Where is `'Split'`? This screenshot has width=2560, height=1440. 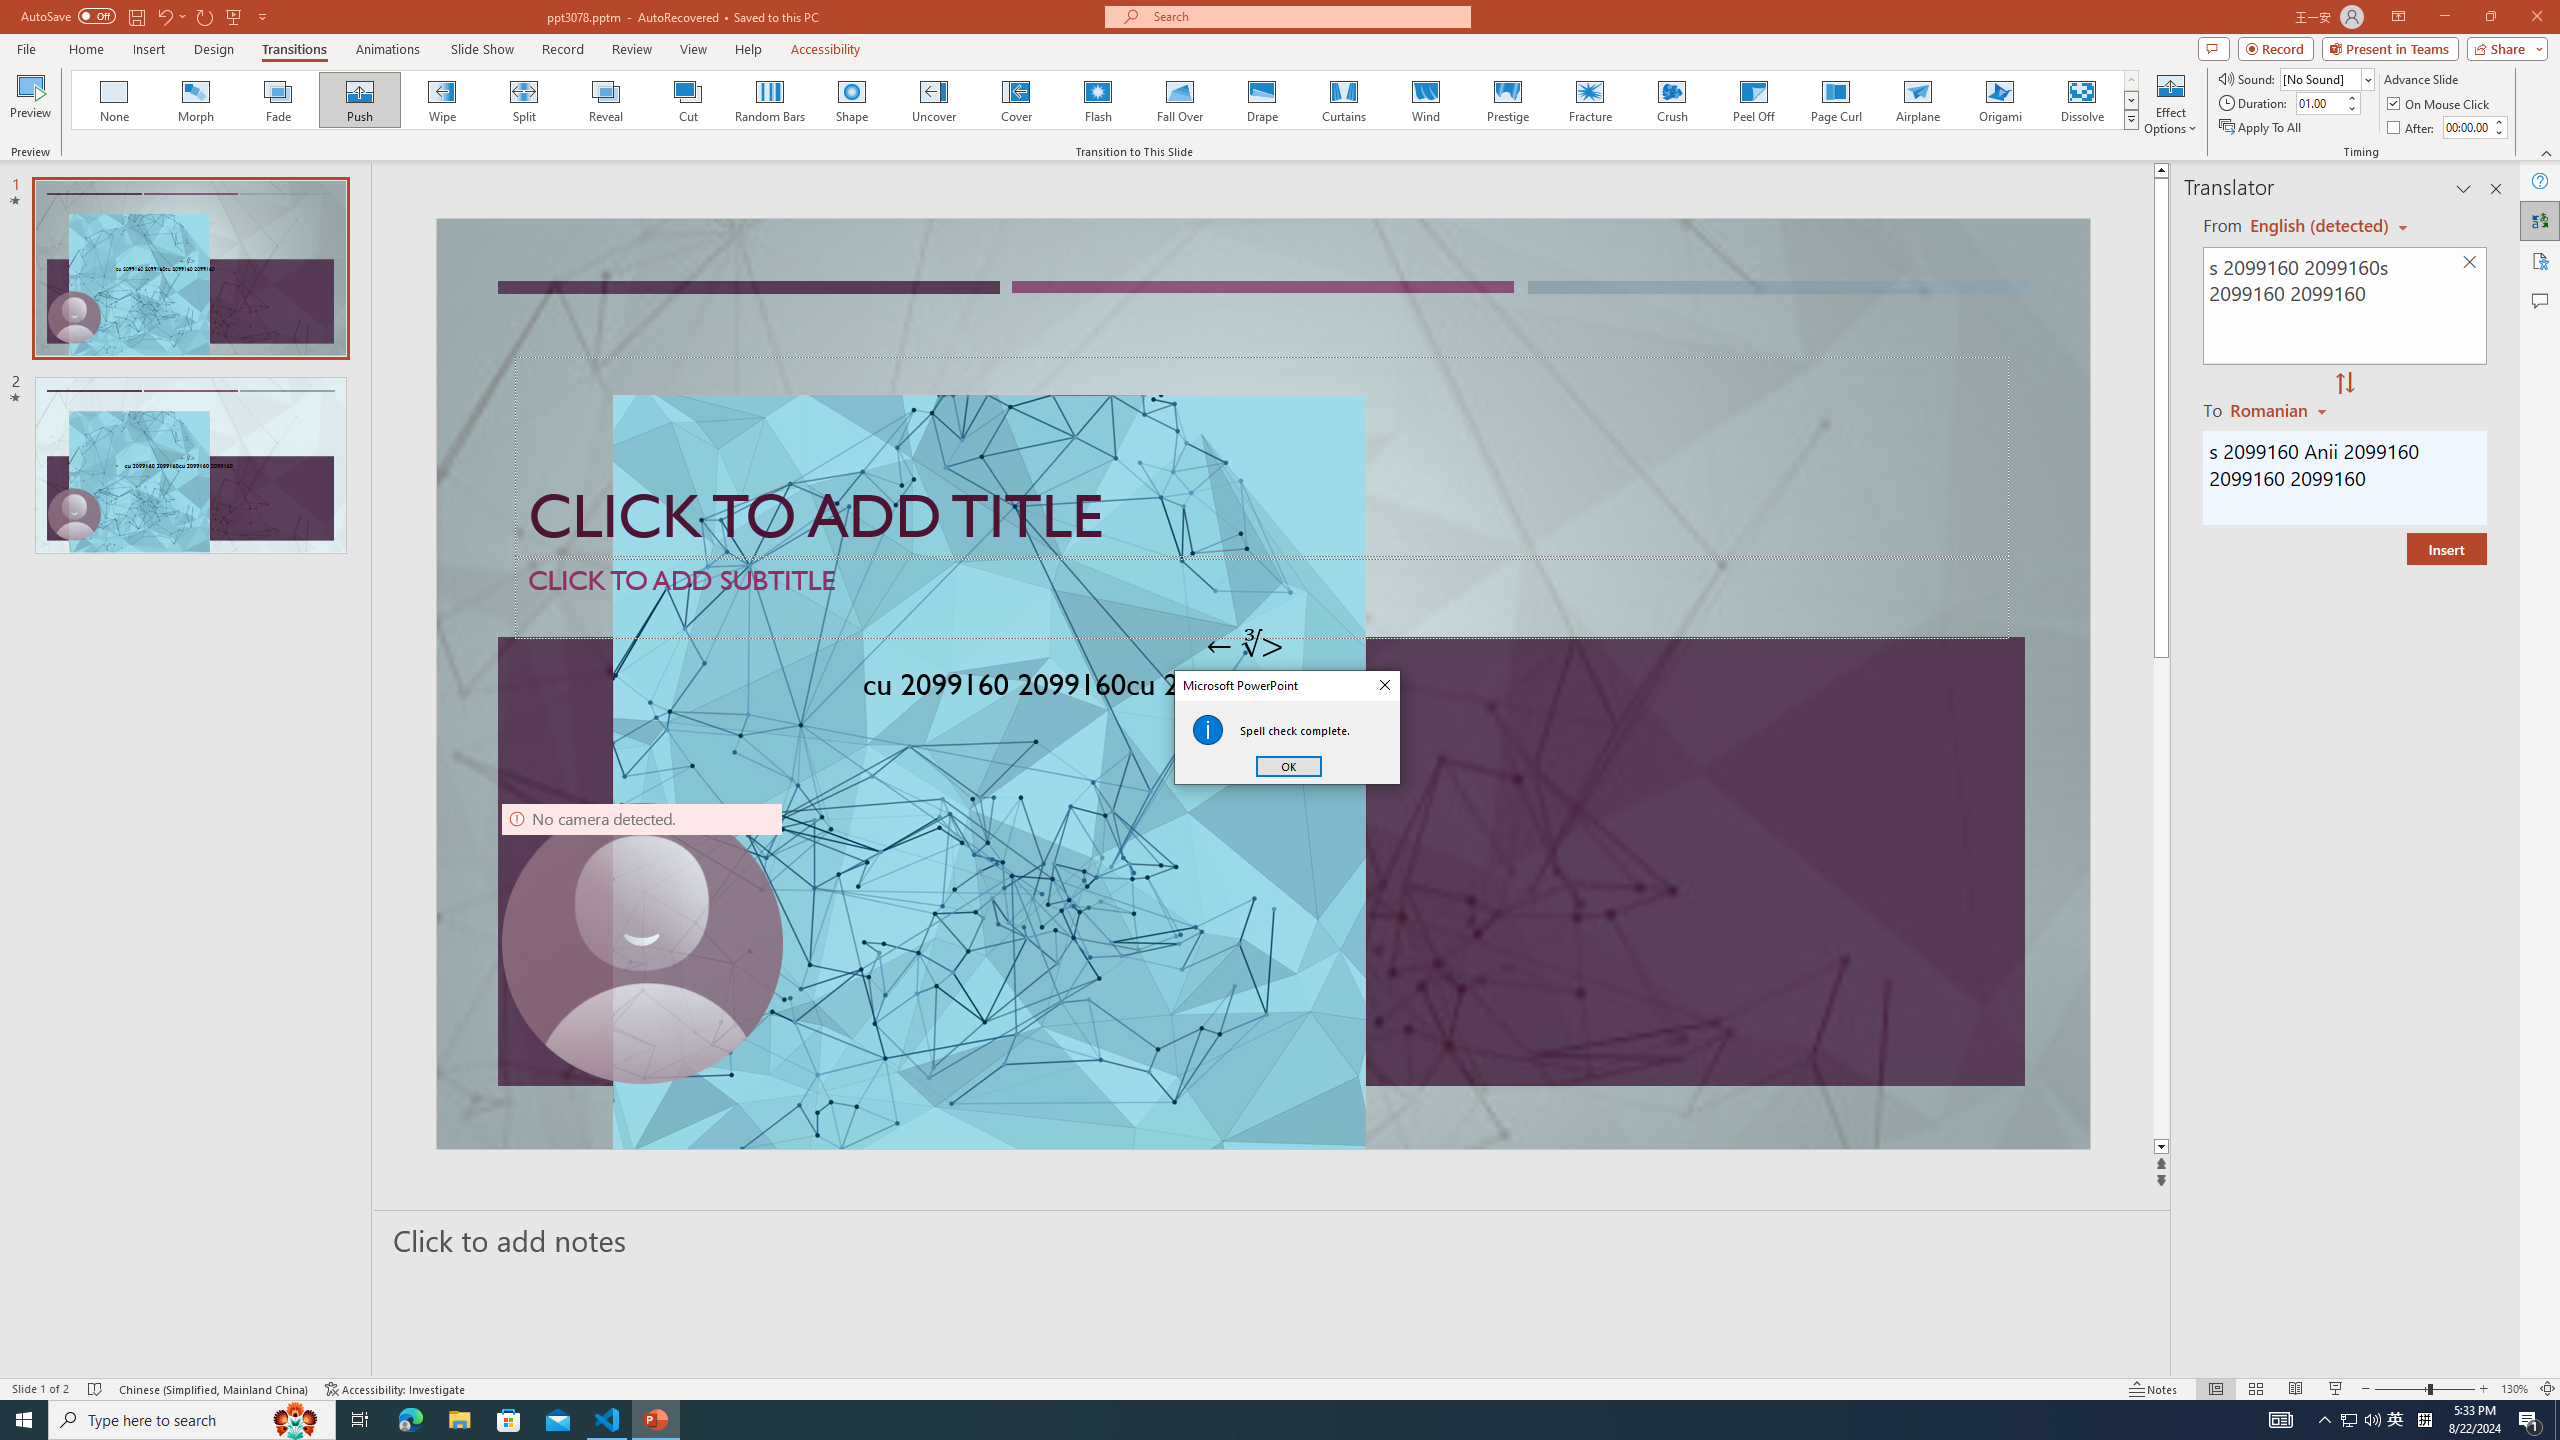 'Split' is located at coordinates (523, 99).